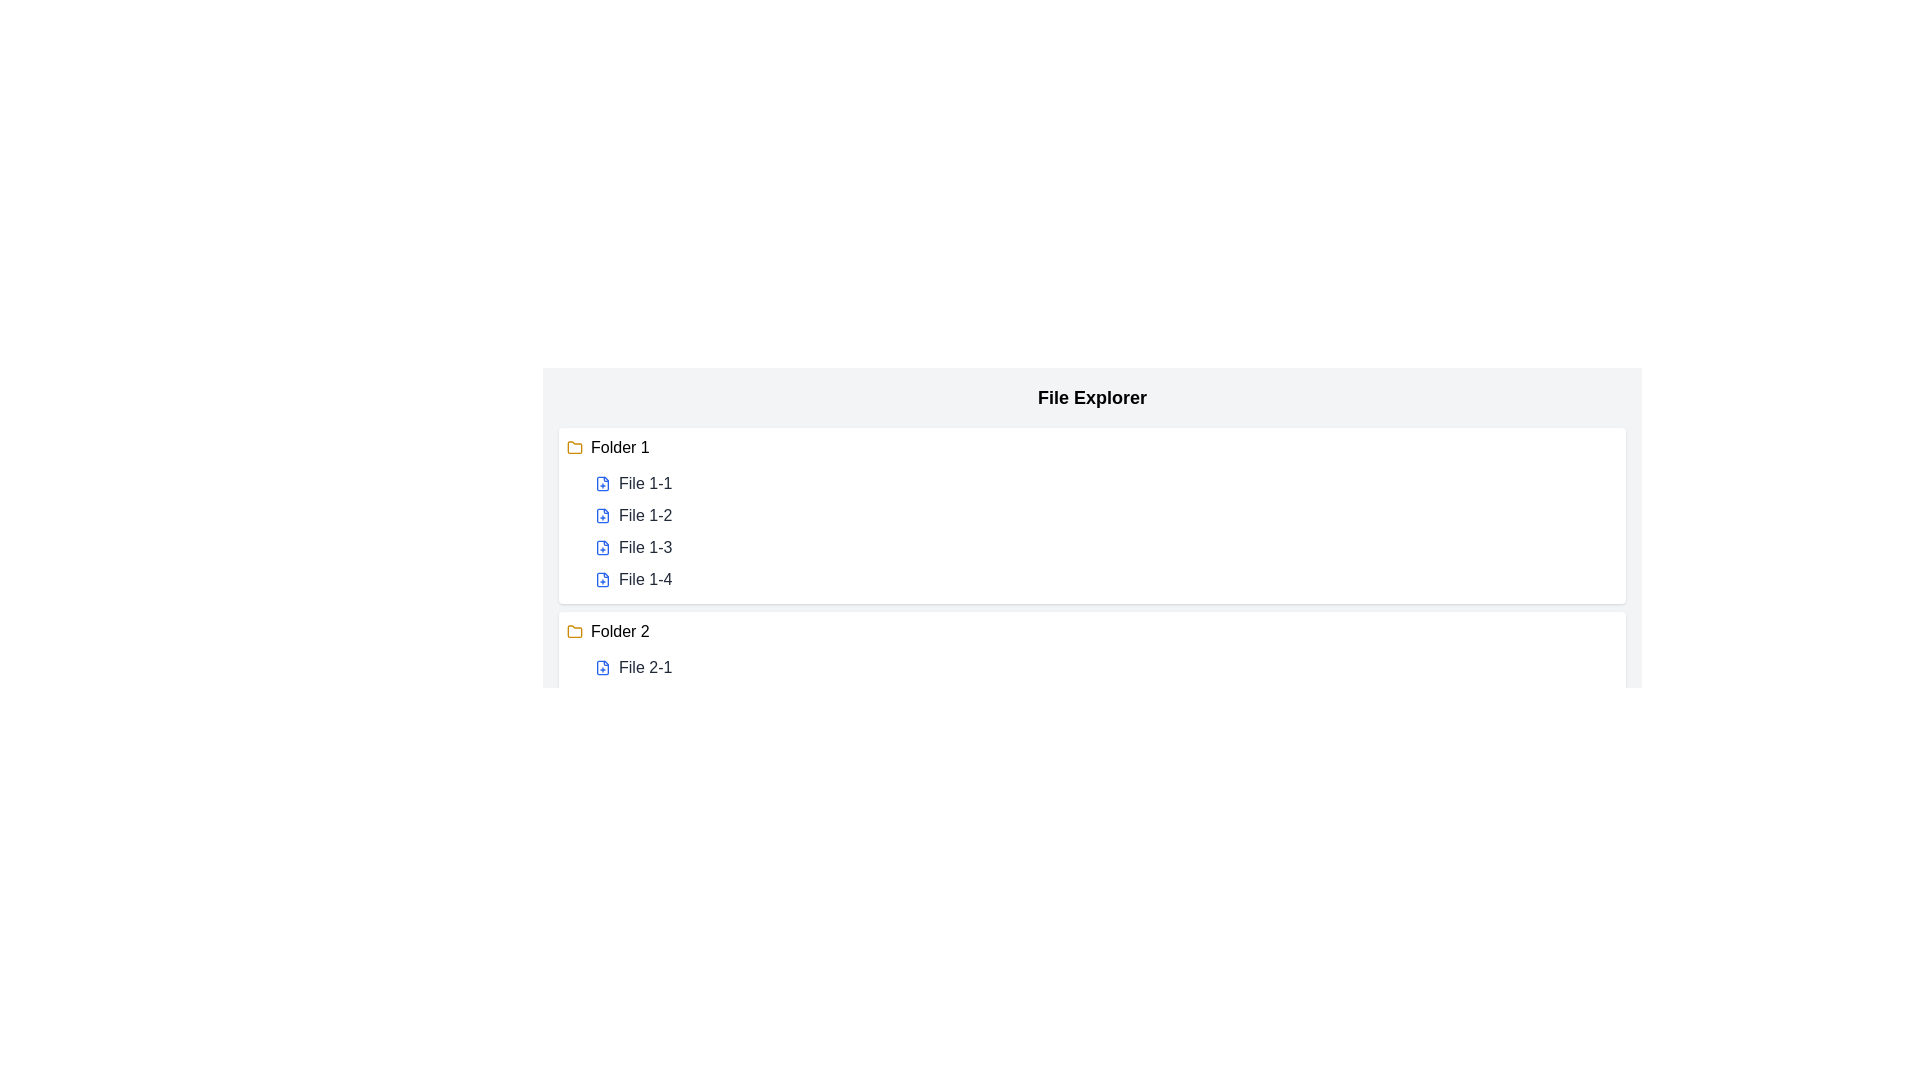 This screenshot has height=1080, width=1920. Describe the element at coordinates (644, 547) in the screenshot. I see `the text label displaying 'File 1-3'` at that location.